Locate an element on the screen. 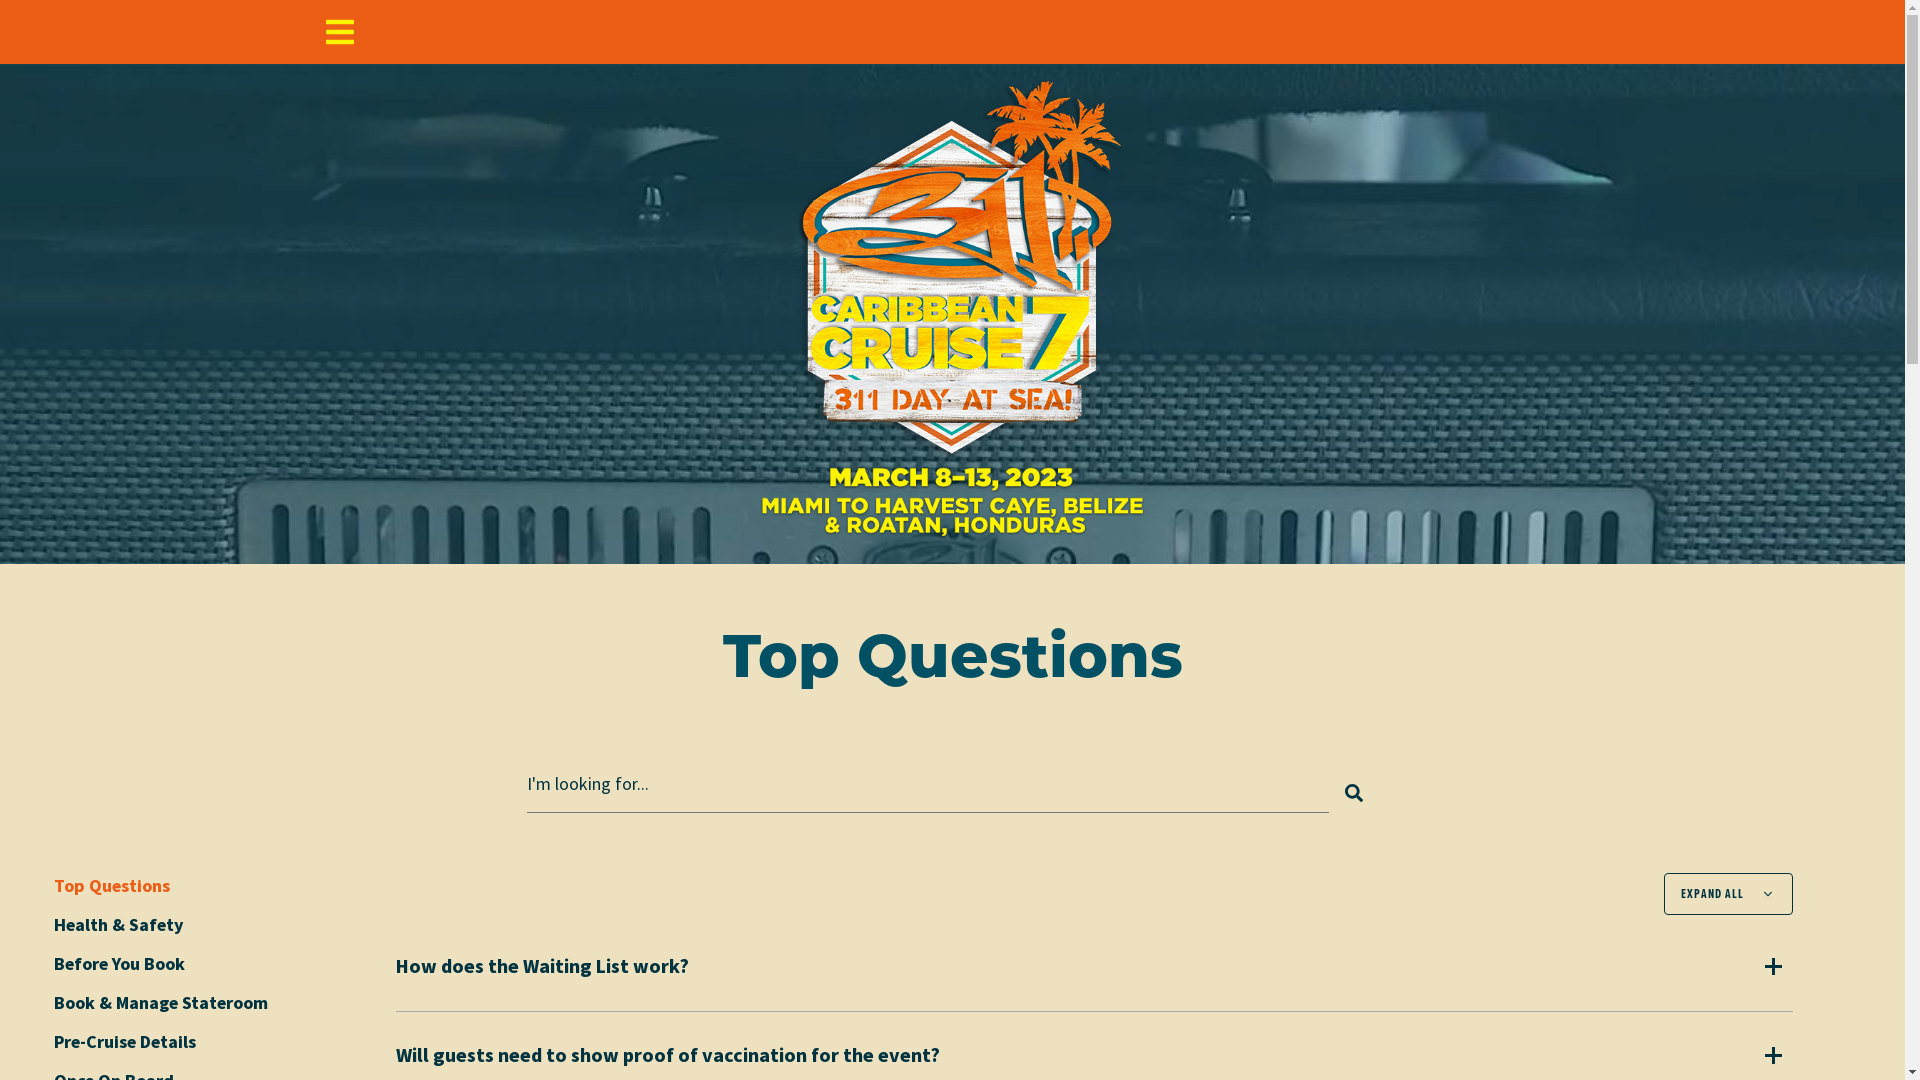  'Menu' is located at coordinates (340, 31).